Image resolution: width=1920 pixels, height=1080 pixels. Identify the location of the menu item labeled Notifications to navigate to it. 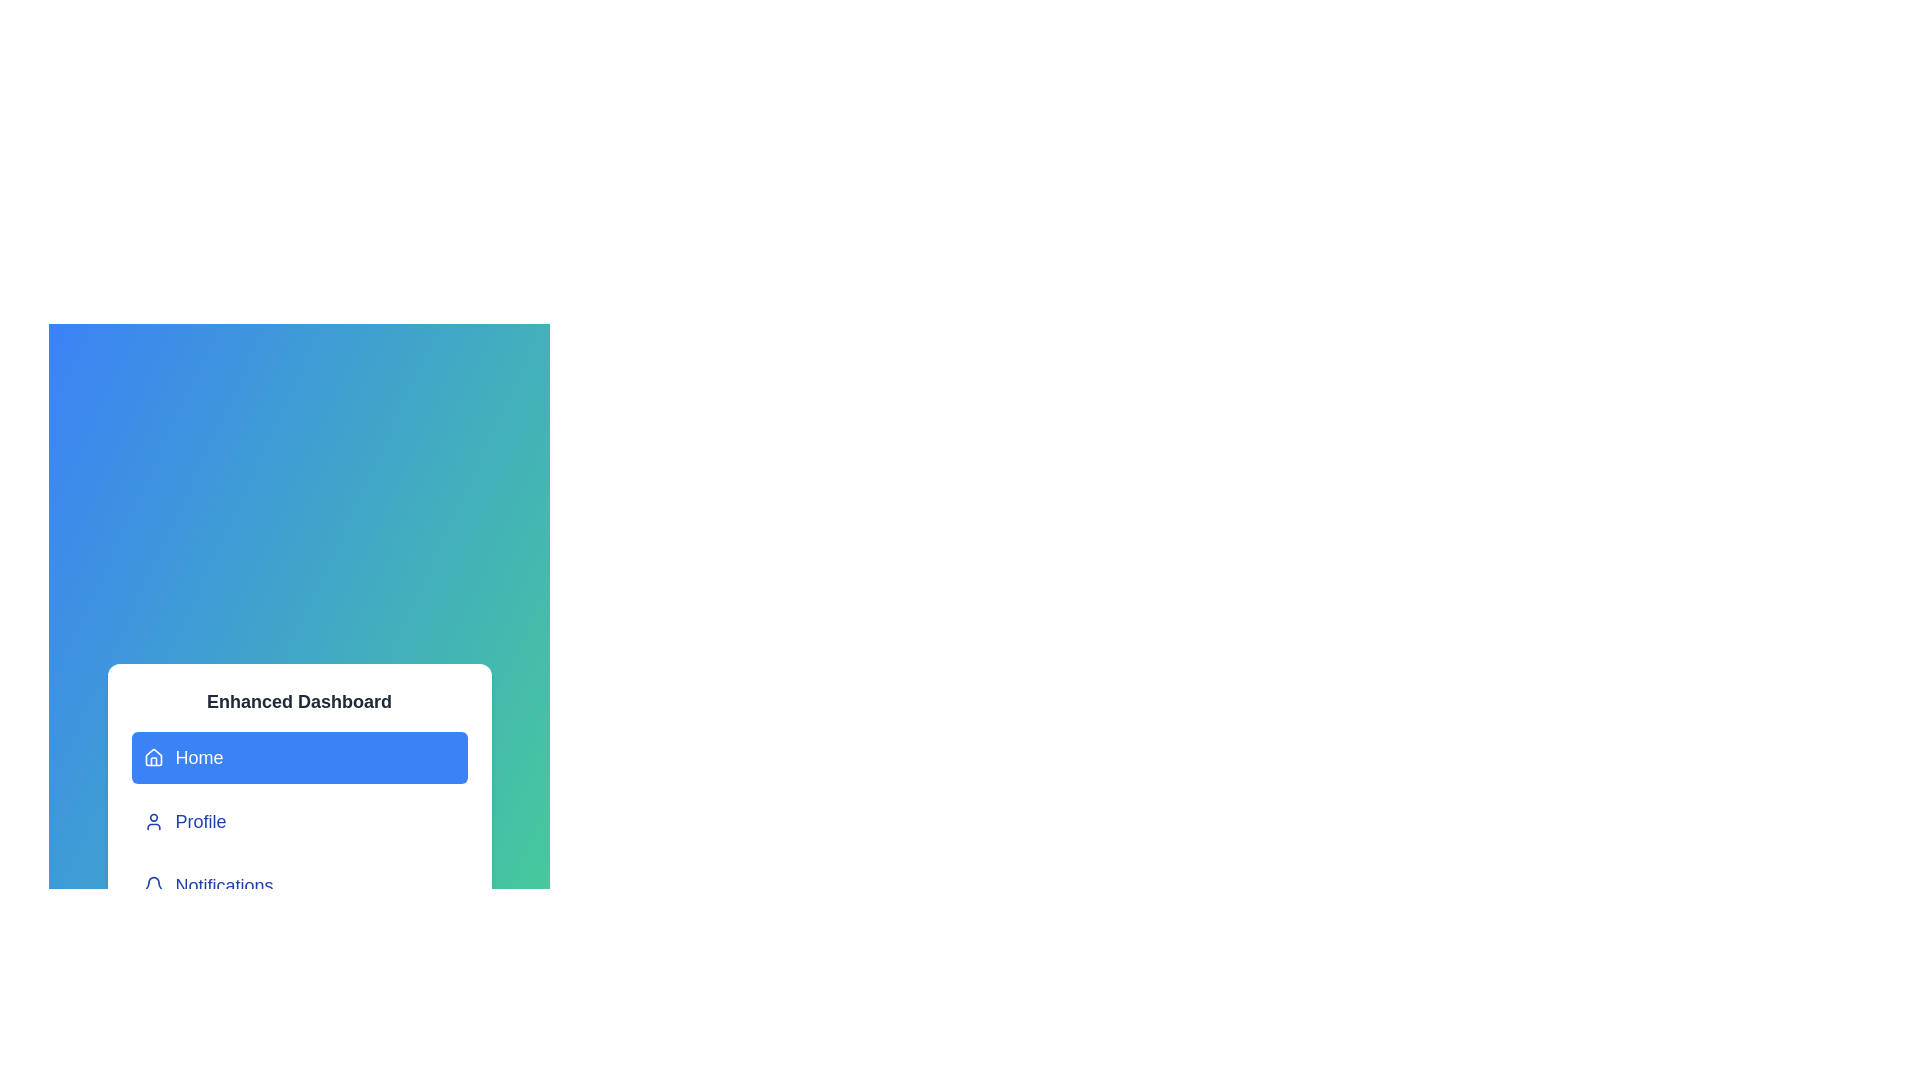
(298, 885).